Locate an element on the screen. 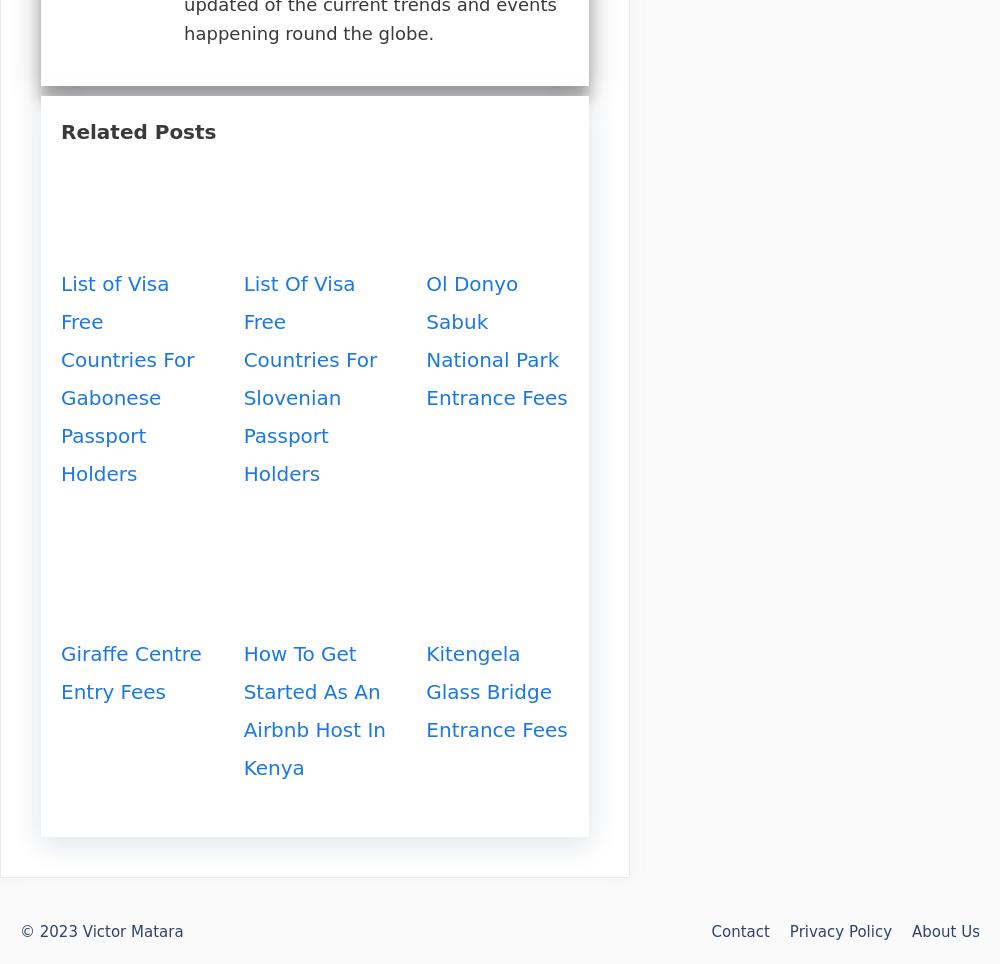 Image resolution: width=1000 pixels, height=964 pixels. 'List Of Visa Free Countries For Slovenian Passport Holders' is located at coordinates (310, 379).